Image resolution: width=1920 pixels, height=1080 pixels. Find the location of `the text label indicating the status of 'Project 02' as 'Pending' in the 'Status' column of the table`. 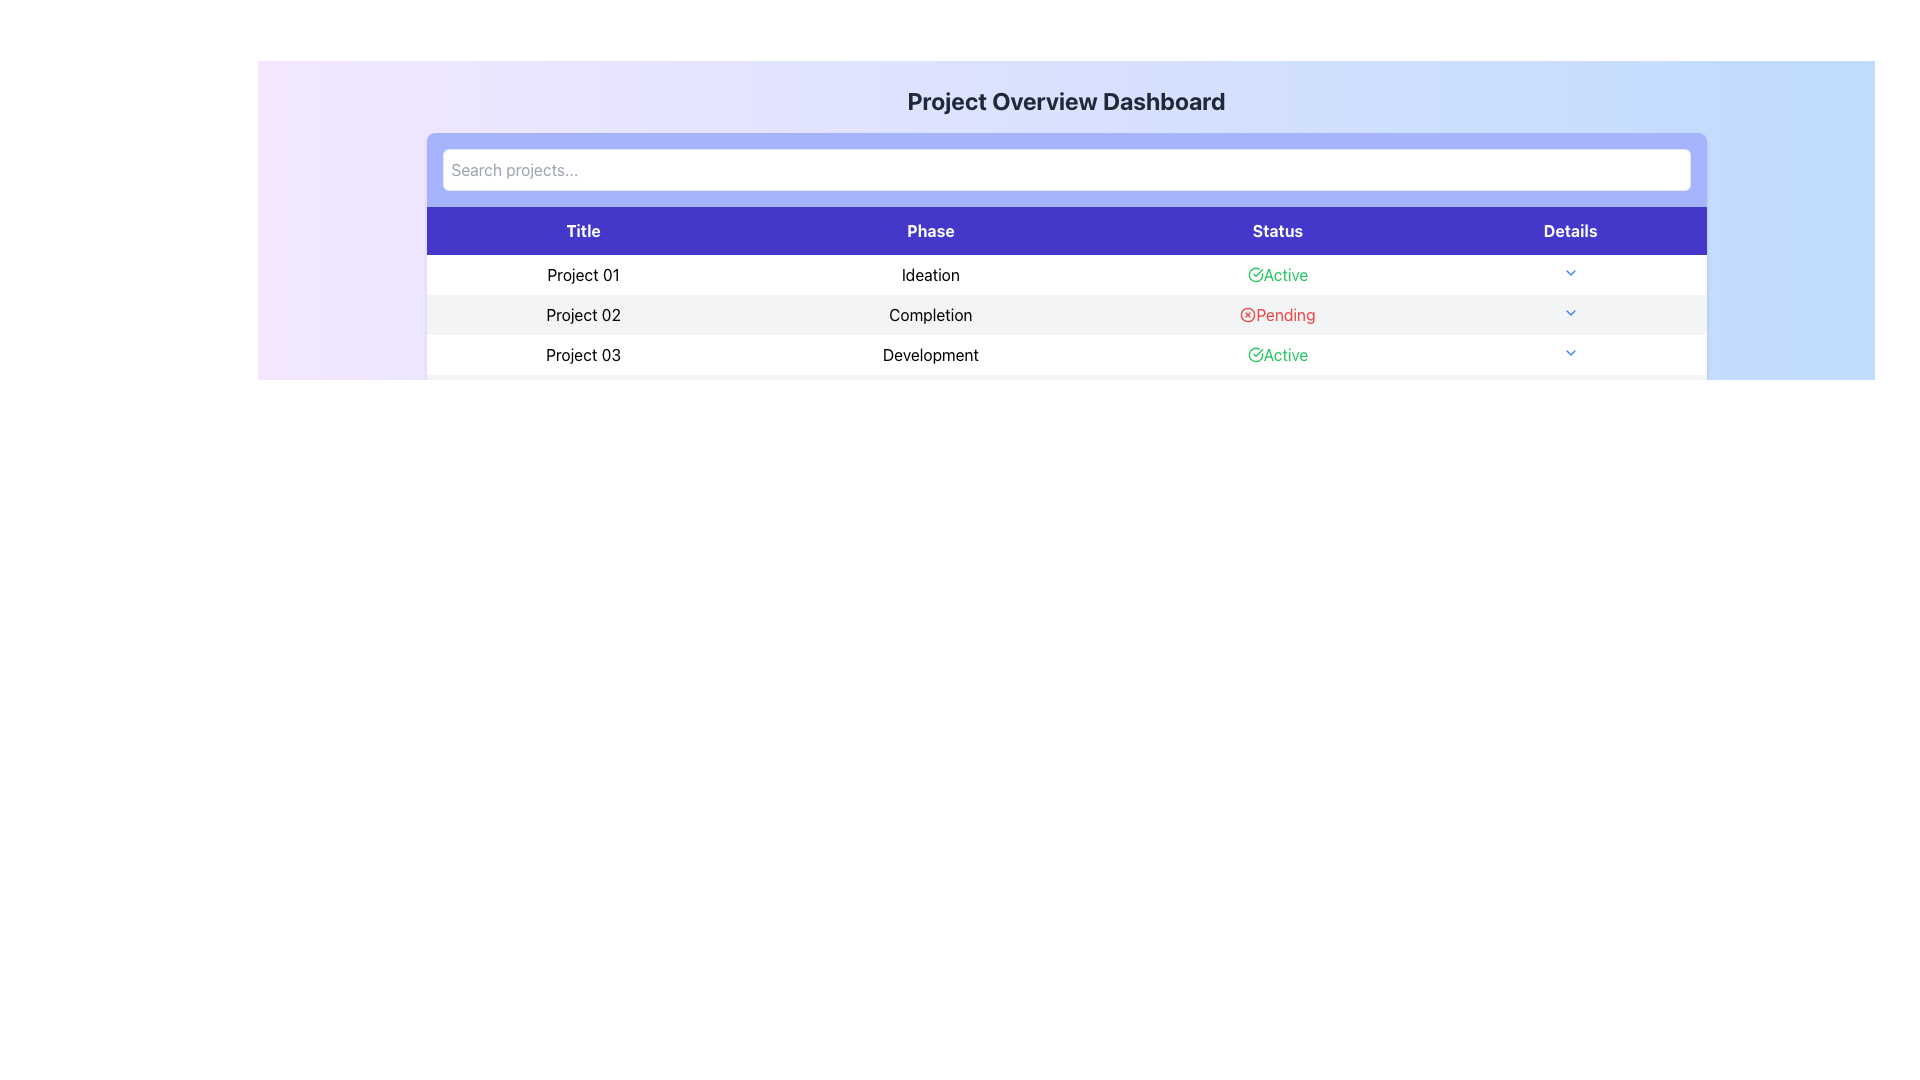

the text label indicating the status of 'Project 02' as 'Pending' in the 'Status' column of the table is located at coordinates (1276, 315).